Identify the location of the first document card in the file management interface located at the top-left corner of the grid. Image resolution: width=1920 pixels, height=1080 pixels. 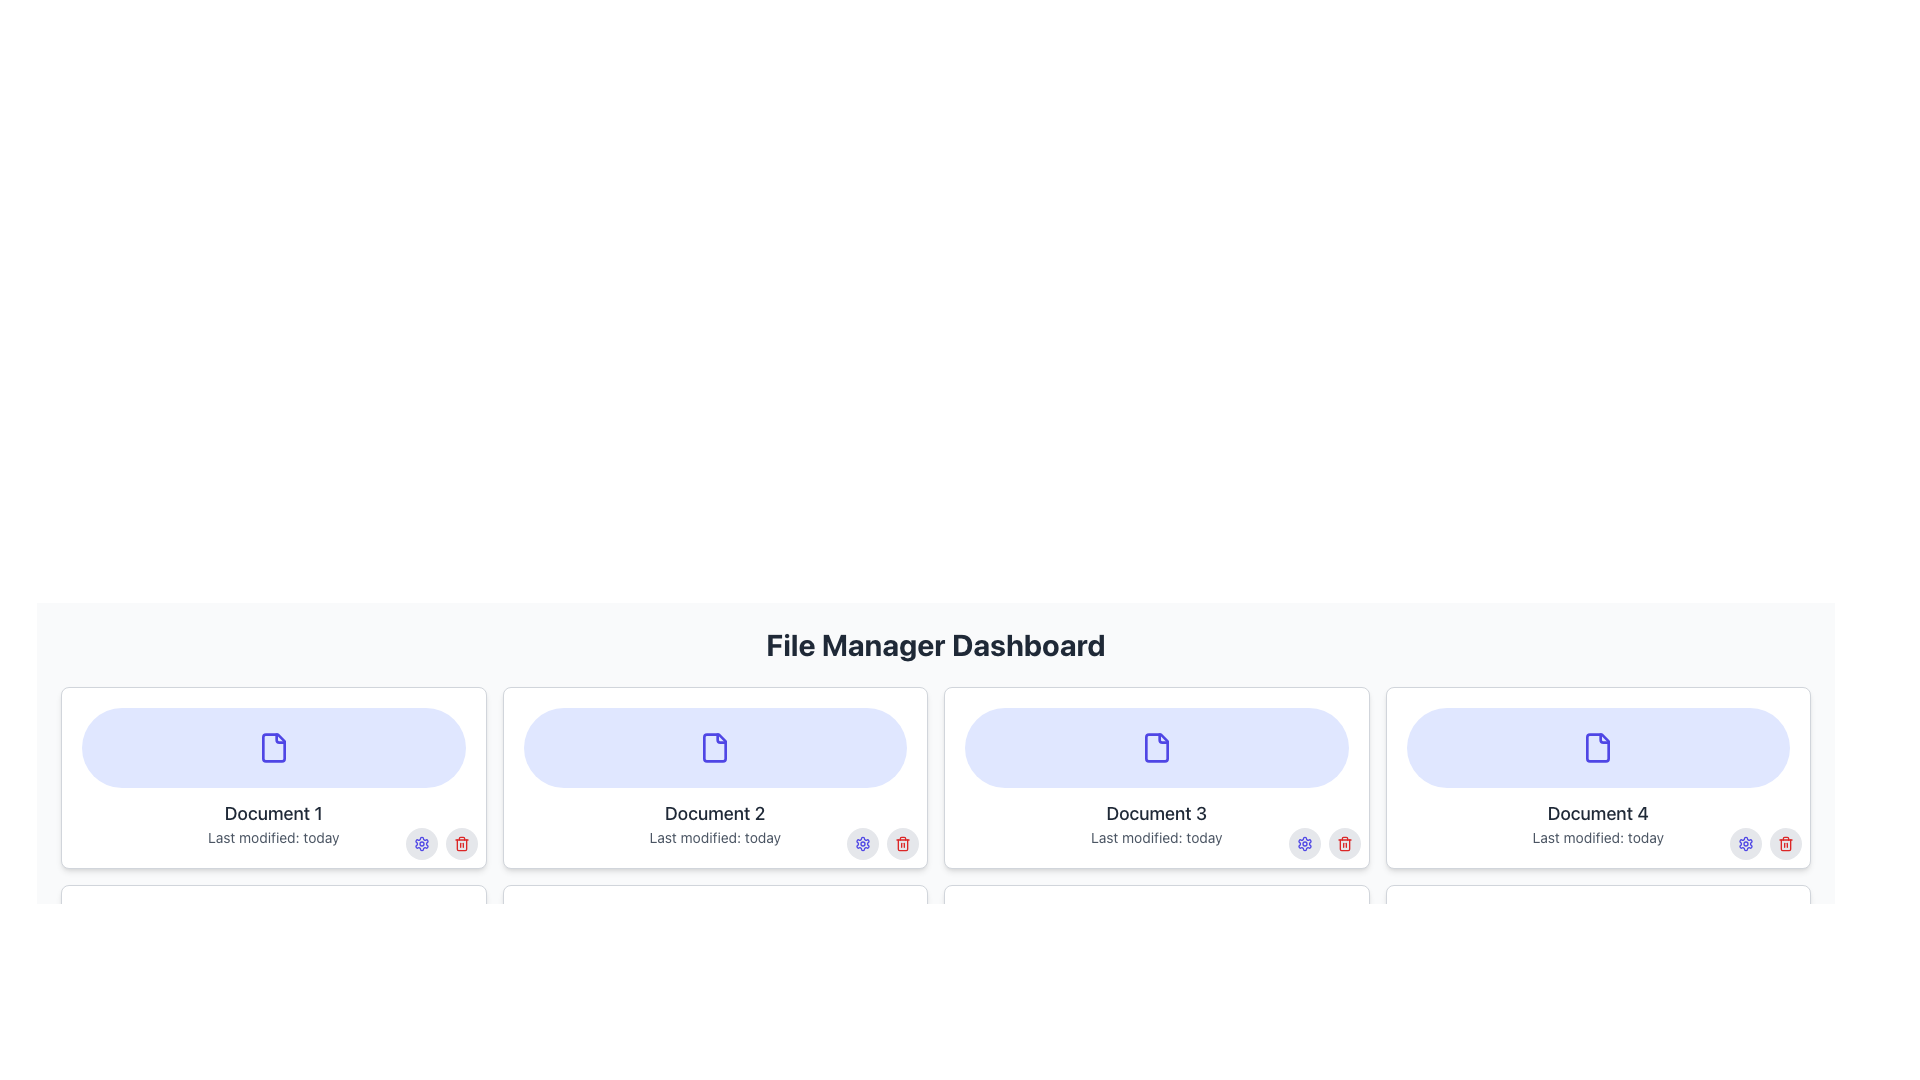
(272, 777).